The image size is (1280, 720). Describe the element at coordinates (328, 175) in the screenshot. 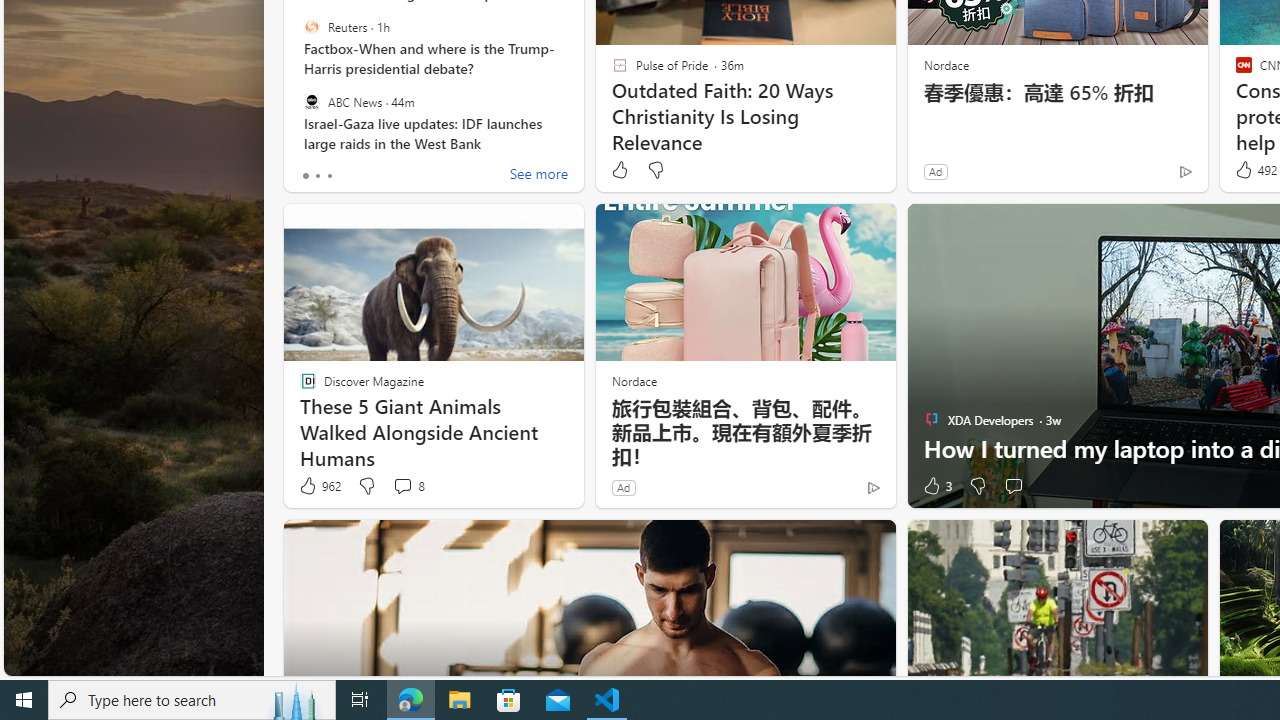

I see `'tab-2'` at that location.